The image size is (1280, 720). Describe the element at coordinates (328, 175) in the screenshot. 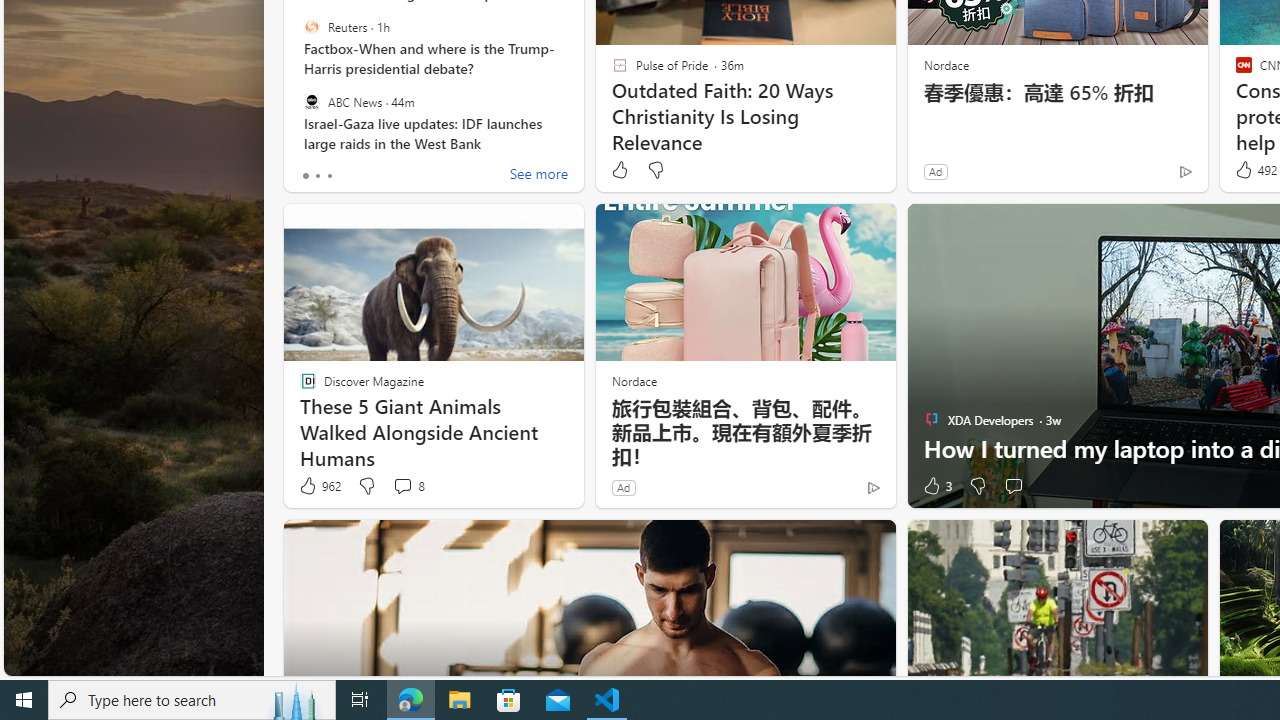

I see `'tab-2'` at that location.